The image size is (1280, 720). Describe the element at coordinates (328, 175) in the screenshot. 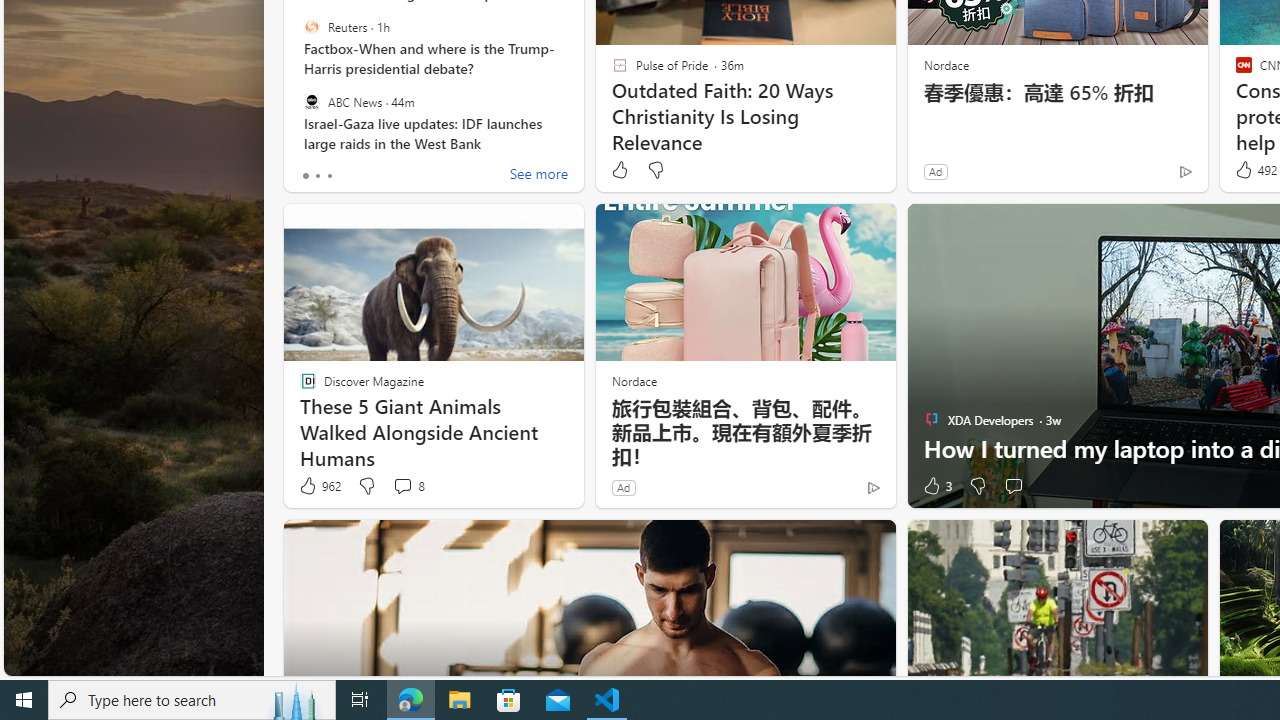

I see `'tab-2'` at that location.